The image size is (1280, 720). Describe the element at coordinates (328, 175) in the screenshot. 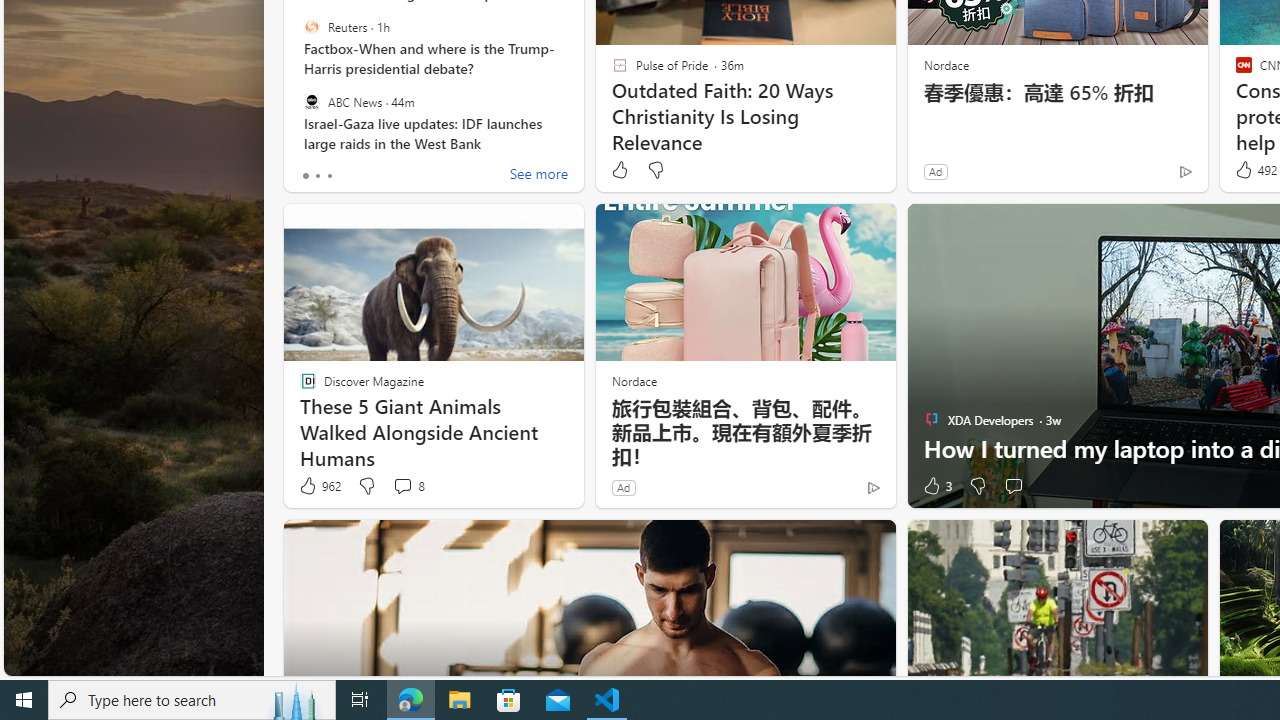

I see `'tab-2'` at that location.